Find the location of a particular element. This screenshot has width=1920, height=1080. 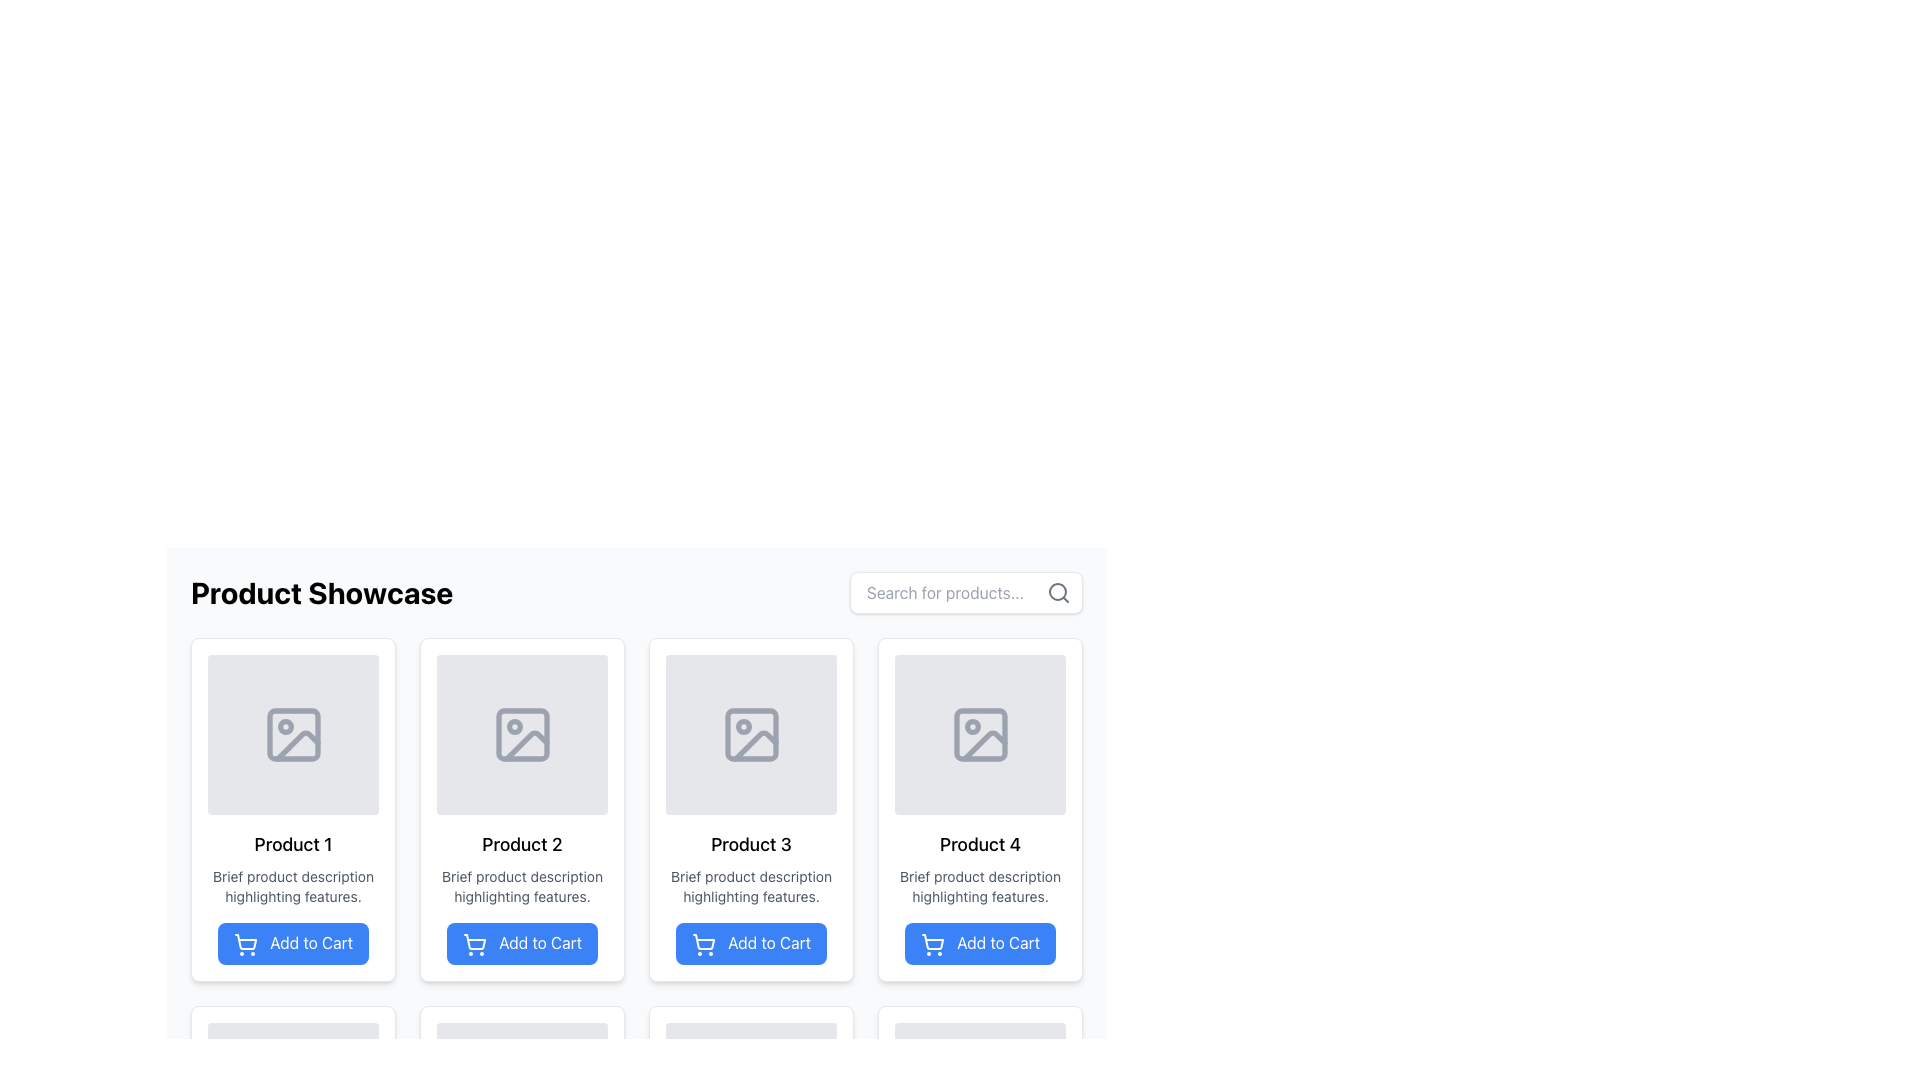

the image placeholder icon located in the second card of the first row, labeled 'Product 2', for interaction is located at coordinates (522, 735).